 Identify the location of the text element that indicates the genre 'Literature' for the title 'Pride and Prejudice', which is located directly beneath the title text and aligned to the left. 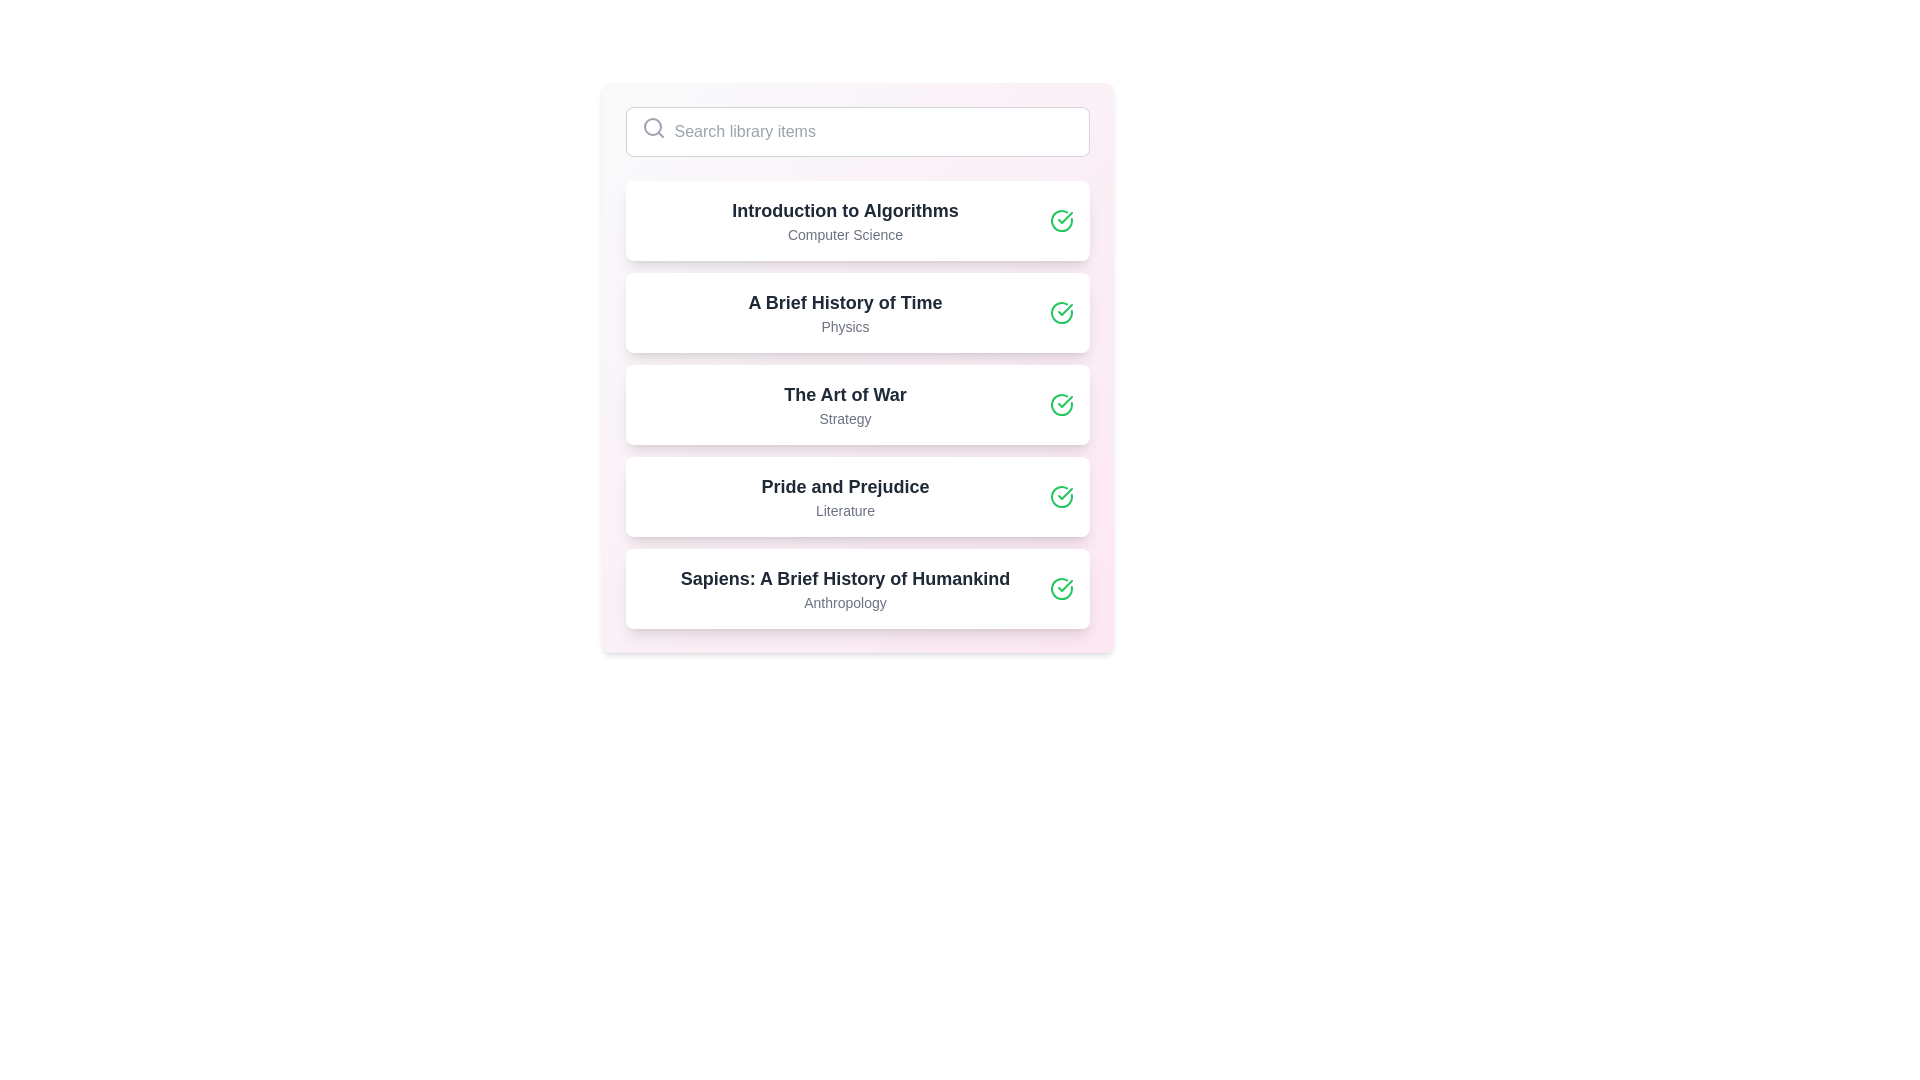
(845, 509).